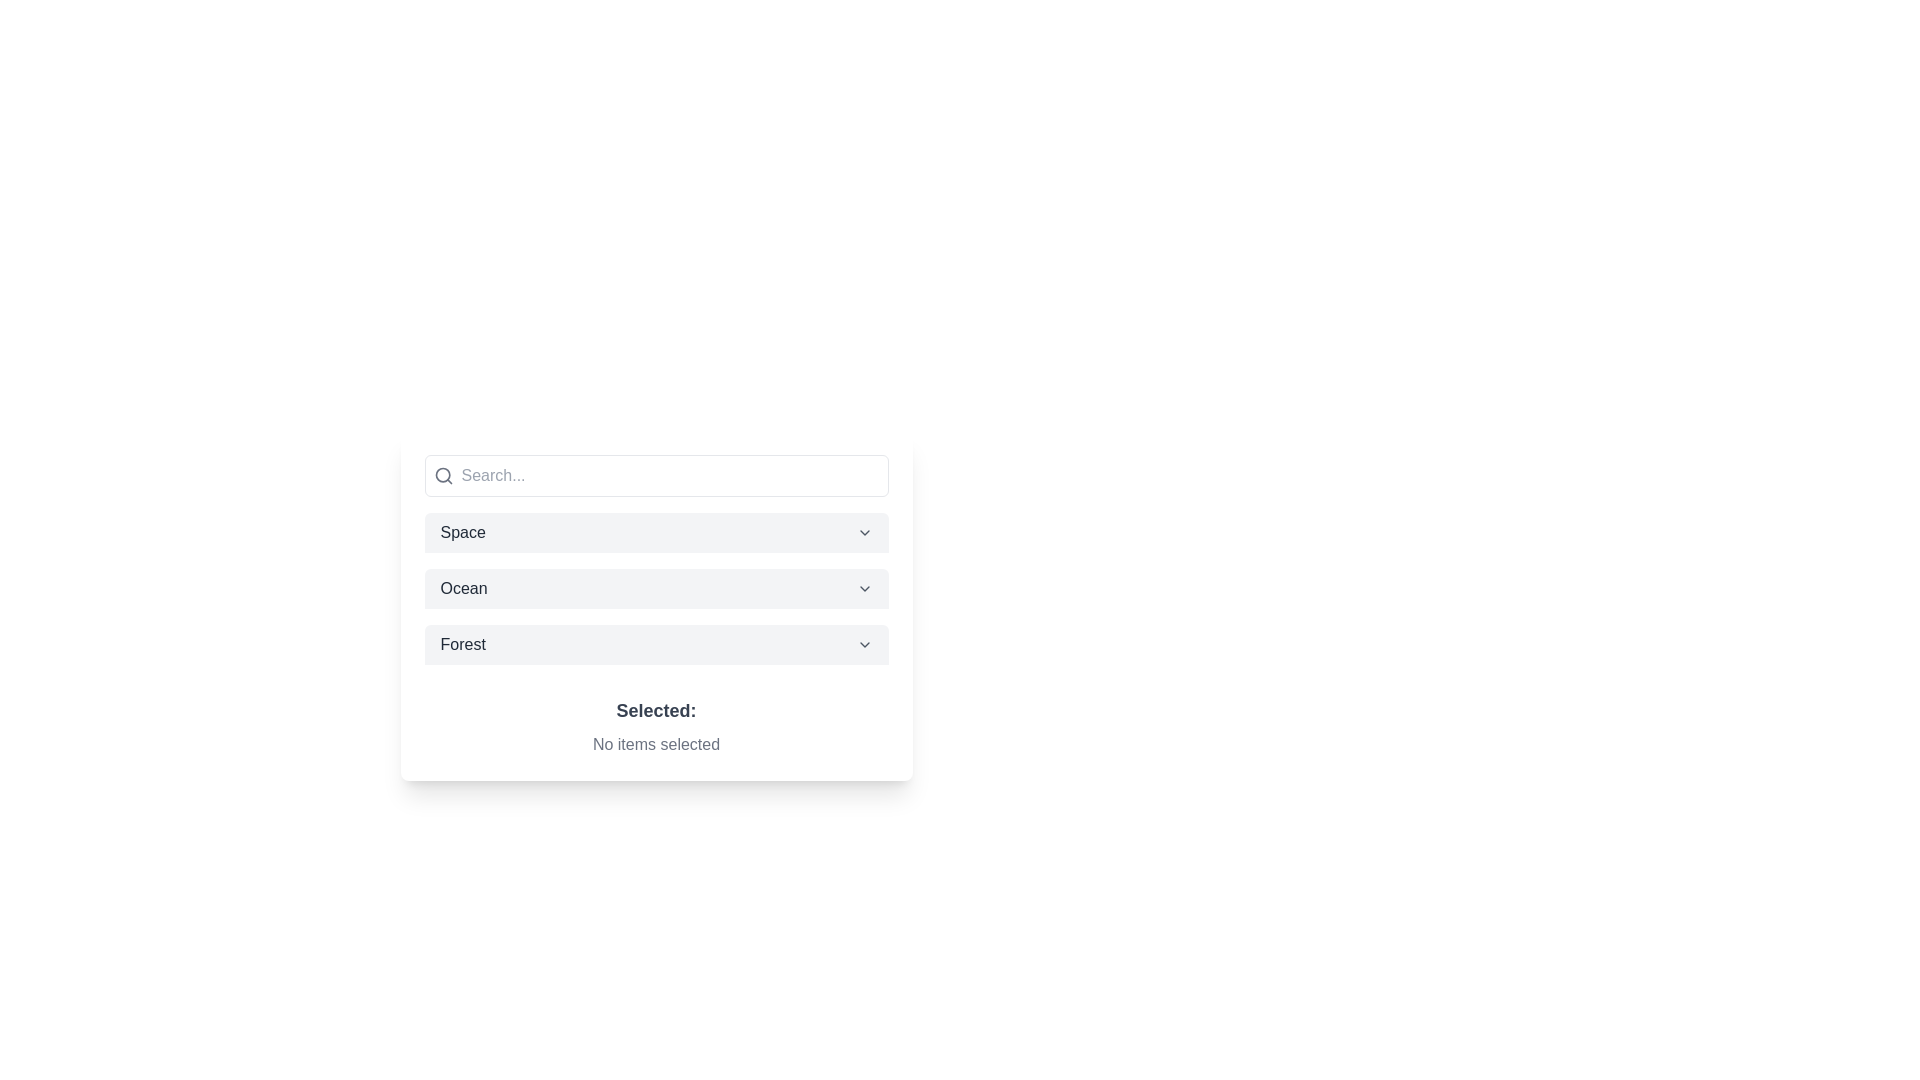  What do you see at coordinates (442, 475) in the screenshot?
I see `the search icon located at the start of the horizontal search bar, which serves as a visual cue for searching` at bounding box center [442, 475].